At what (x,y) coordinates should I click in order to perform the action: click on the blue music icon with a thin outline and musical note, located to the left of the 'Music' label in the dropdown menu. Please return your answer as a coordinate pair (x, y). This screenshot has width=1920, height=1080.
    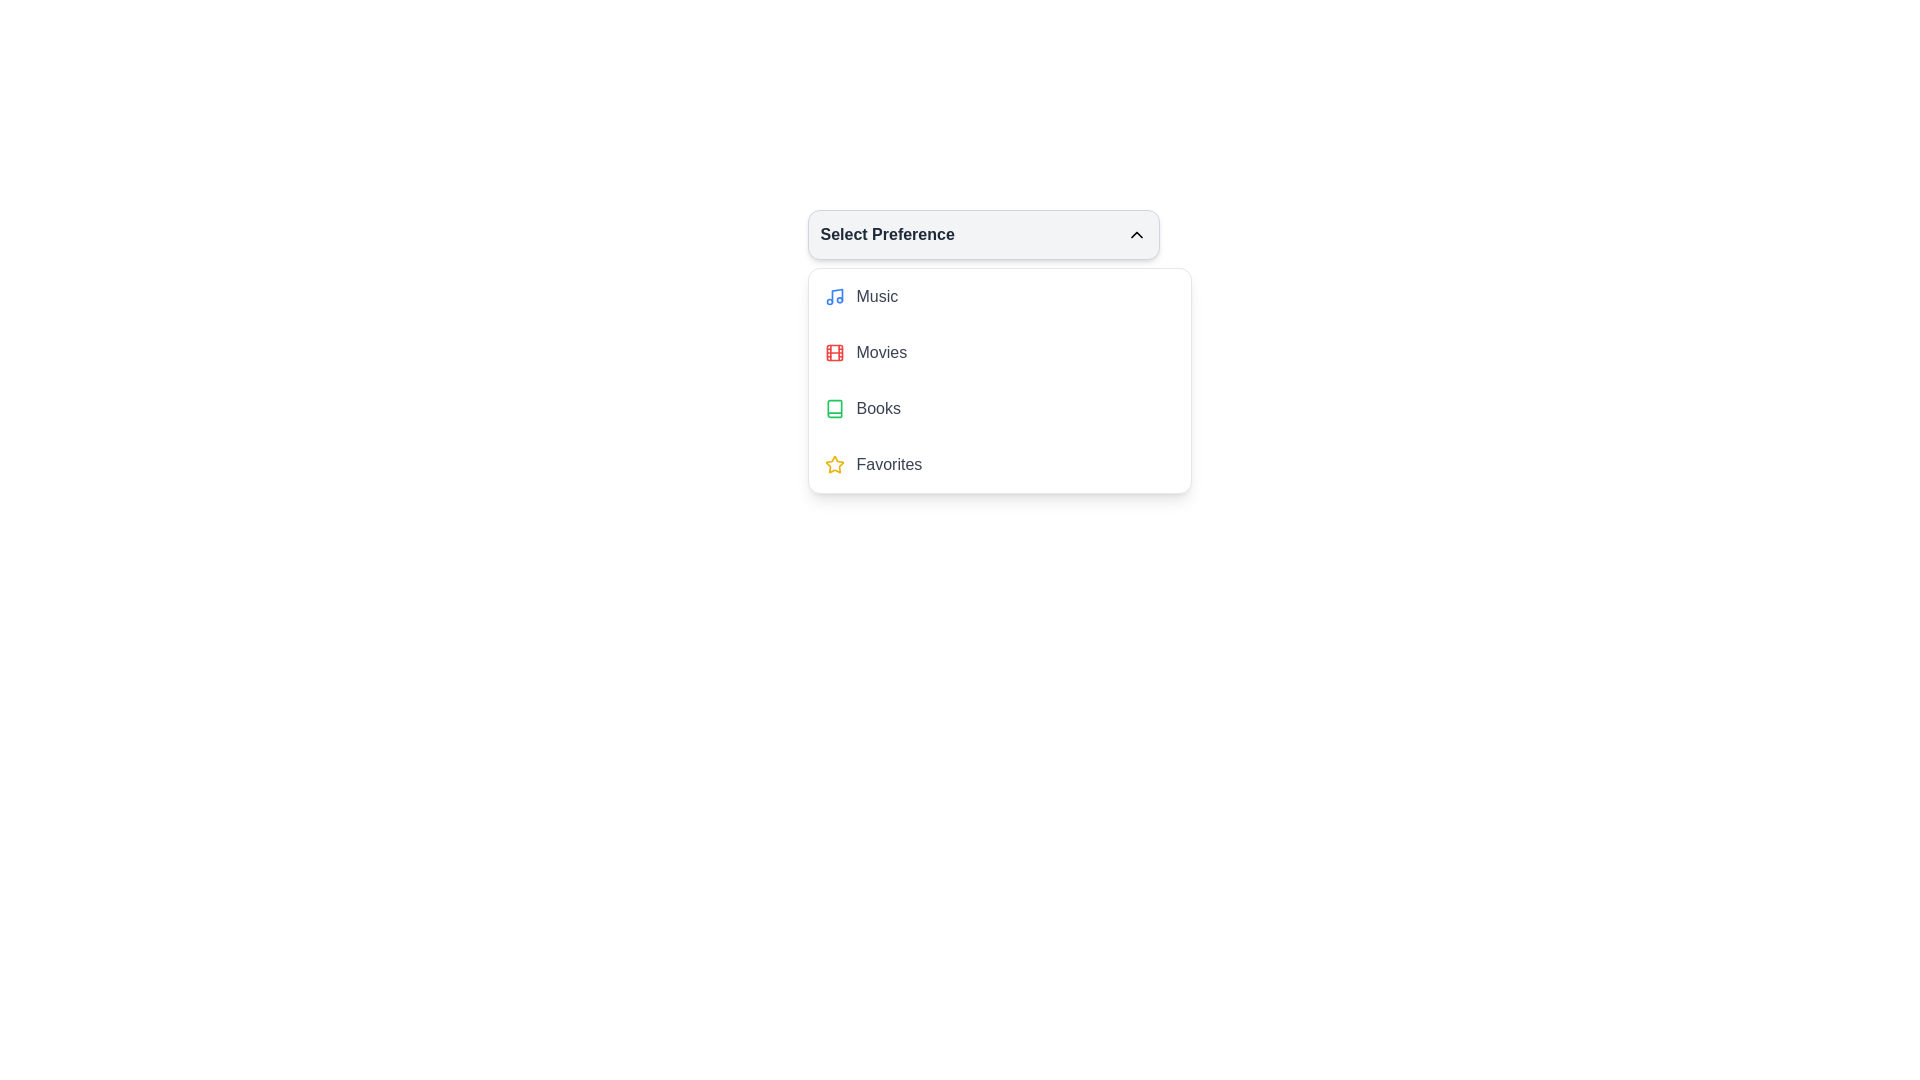
    Looking at the image, I should click on (834, 297).